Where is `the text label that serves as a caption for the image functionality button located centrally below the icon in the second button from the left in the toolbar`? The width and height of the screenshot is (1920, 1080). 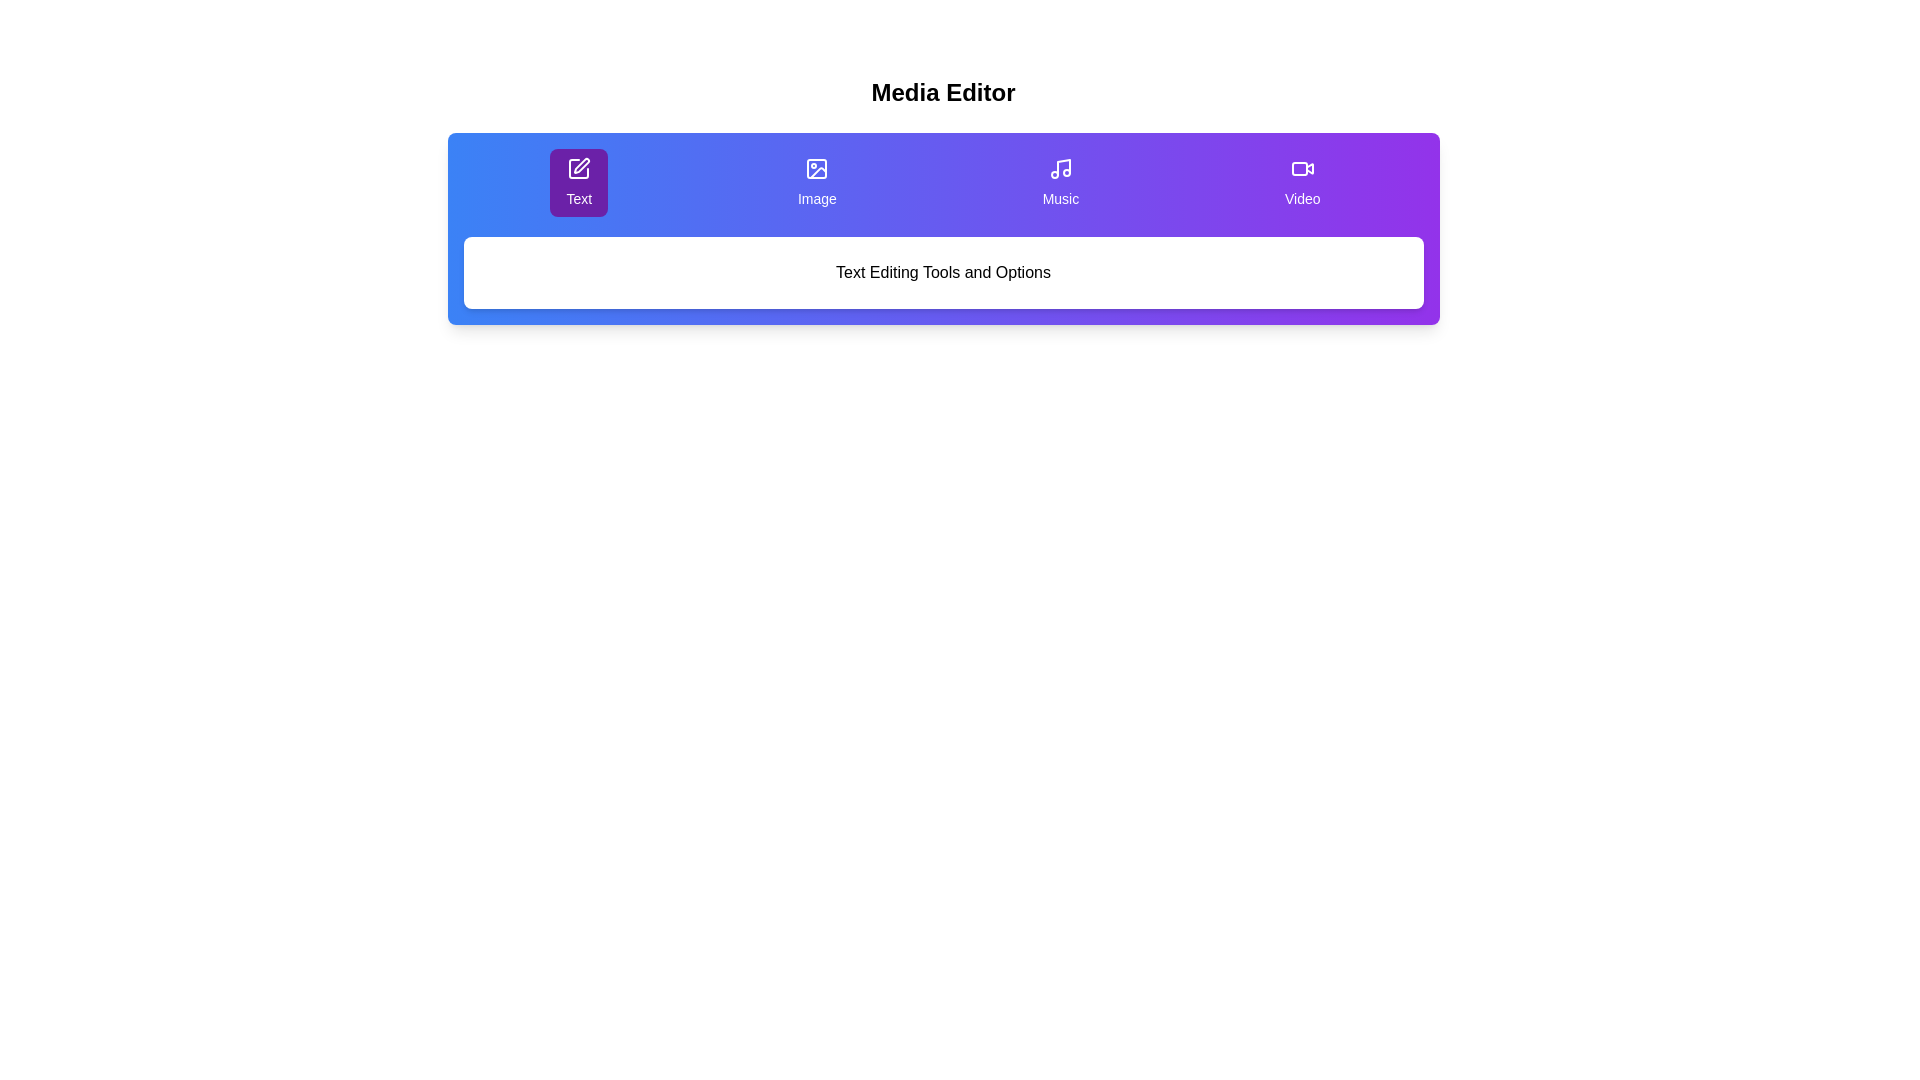
the text label that serves as a caption for the image functionality button located centrally below the icon in the second button from the left in the toolbar is located at coordinates (817, 199).